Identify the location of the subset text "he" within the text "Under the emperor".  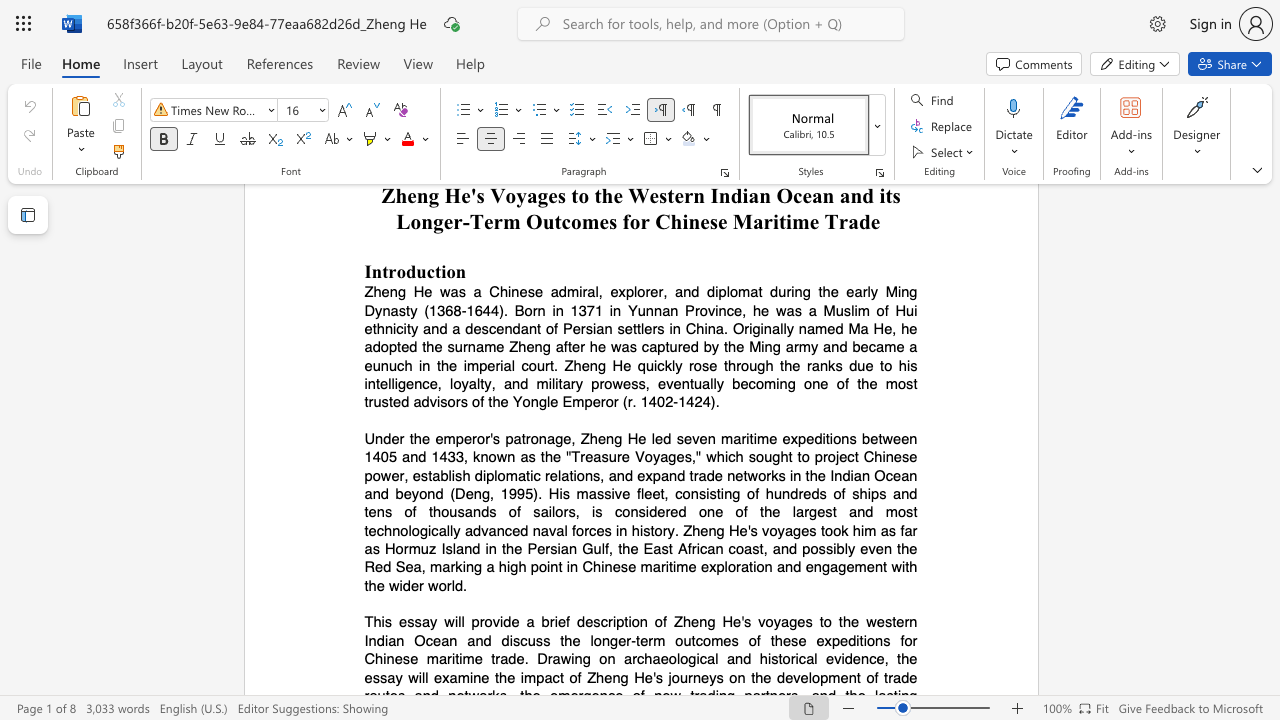
(544, 457).